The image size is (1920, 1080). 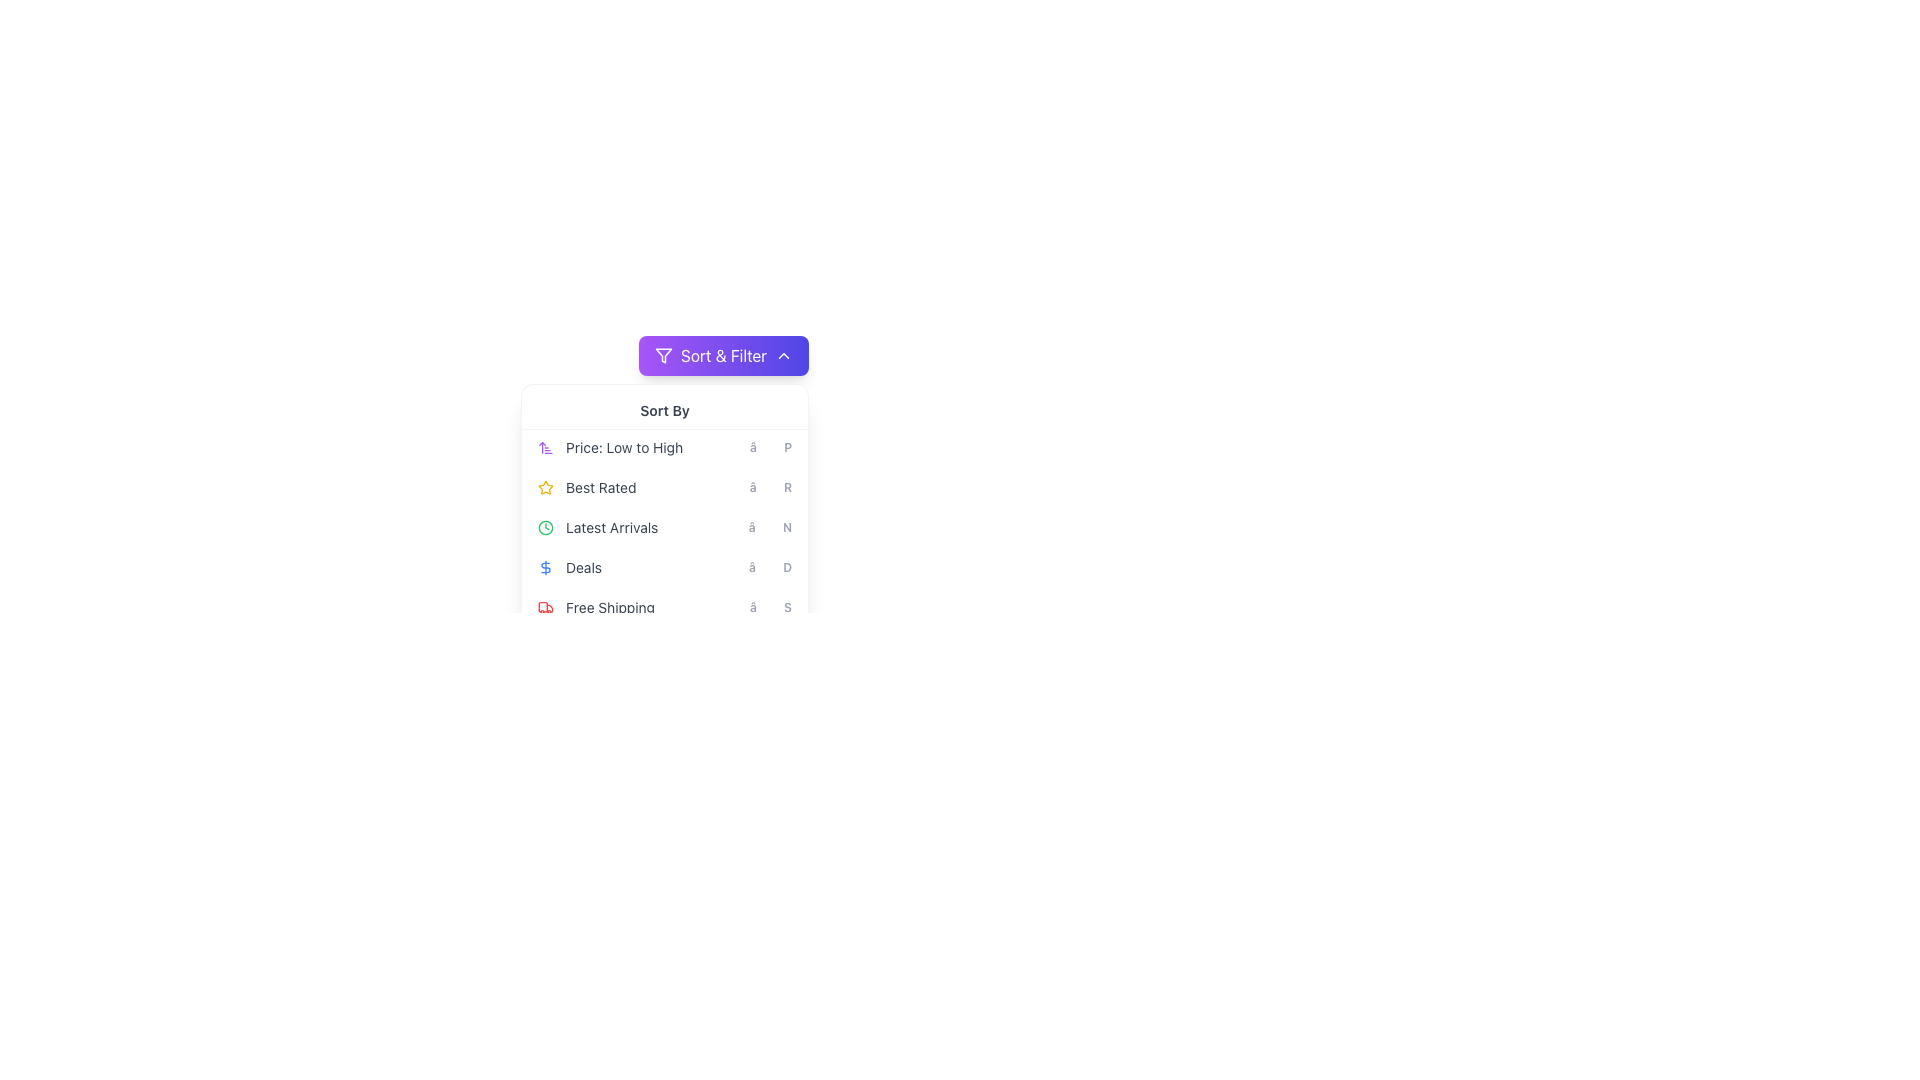 What do you see at coordinates (546, 567) in the screenshot?
I see `the blue dollar sign icon located within the 'Deals' list item of the 'Sort By' dropdown menu` at bounding box center [546, 567].